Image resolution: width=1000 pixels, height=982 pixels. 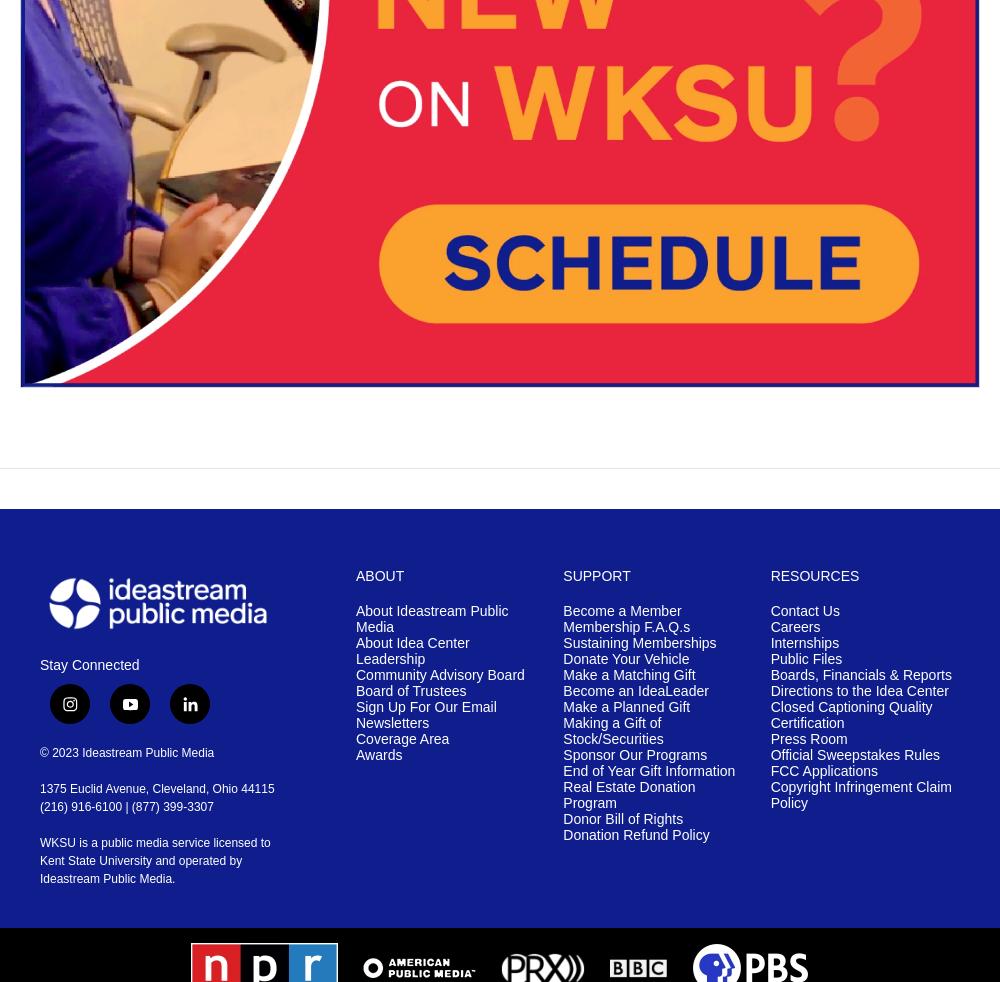 What do you see at coordinates (88, 664) in the screenshot?
I see `'Stay Connected'` at bounding box center [88, 664].